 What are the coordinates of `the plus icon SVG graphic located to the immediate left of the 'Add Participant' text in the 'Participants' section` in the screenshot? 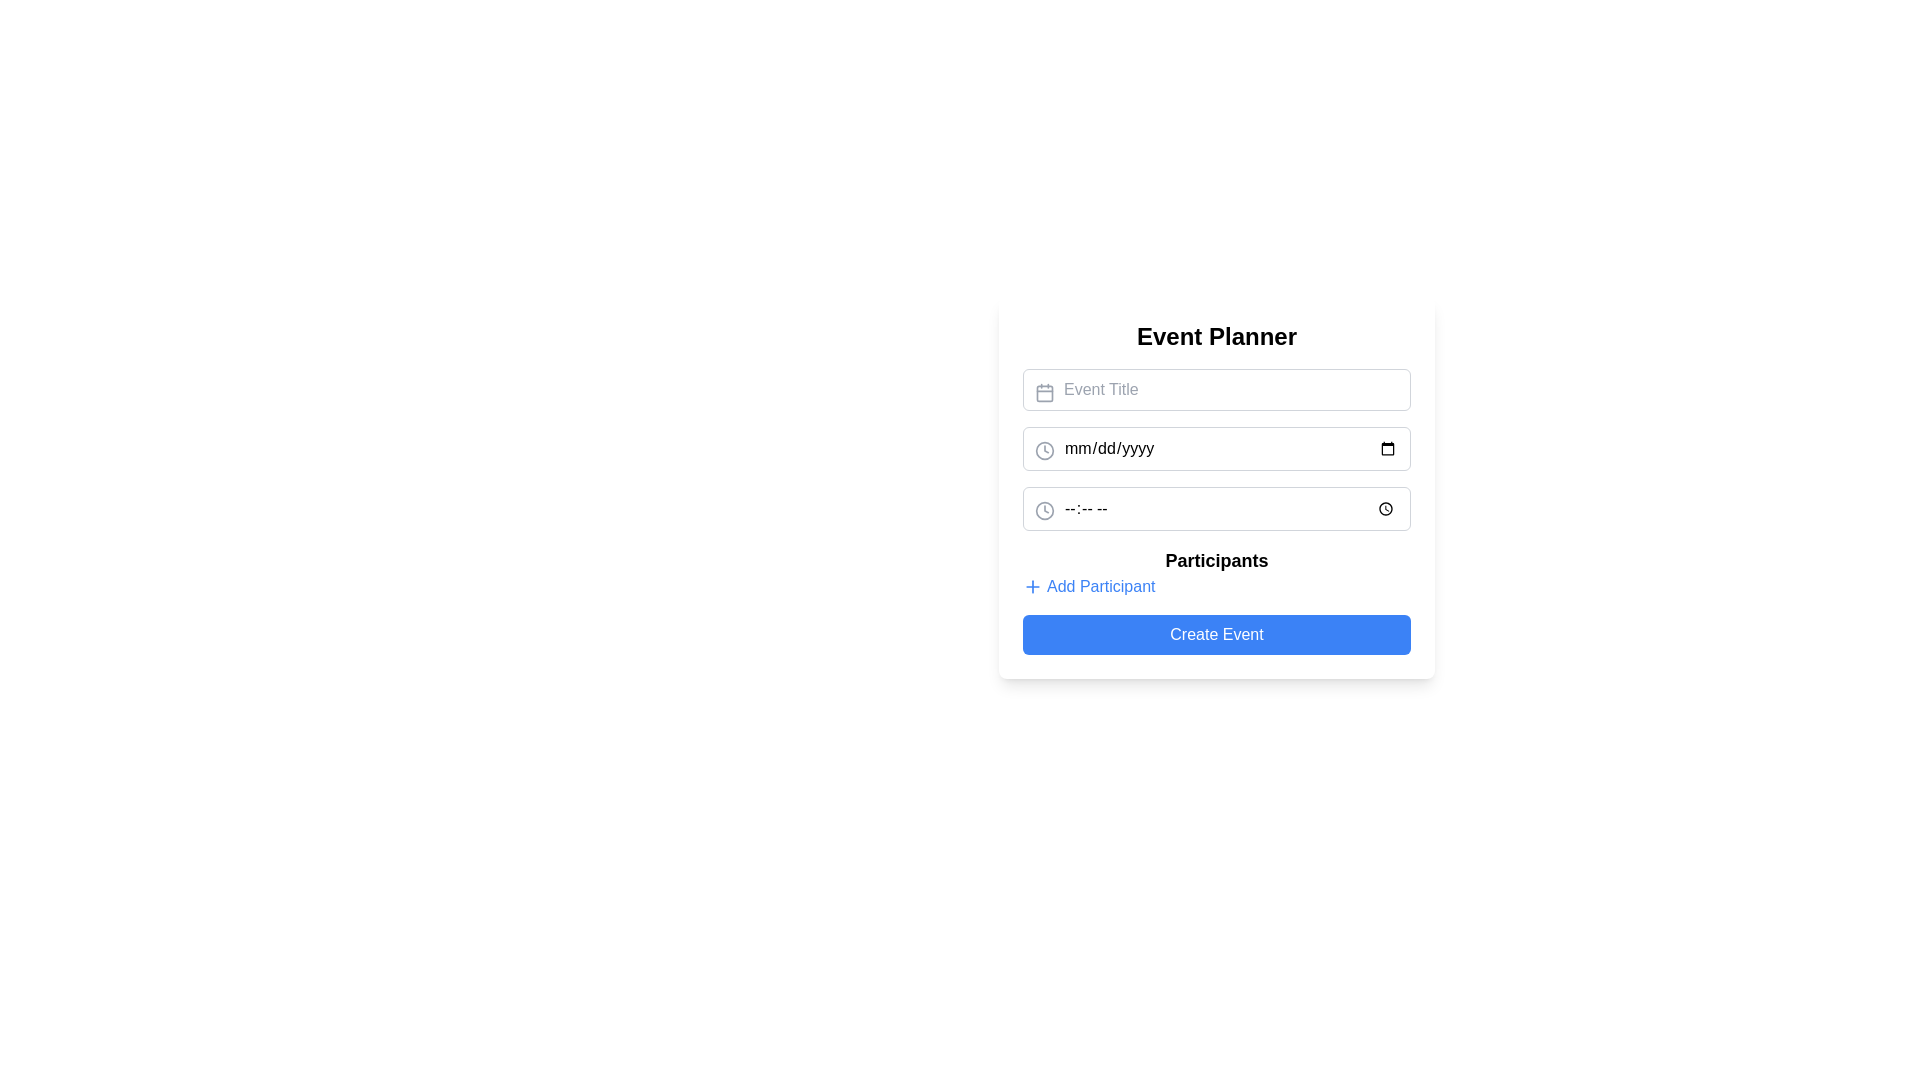 It's located at (1032, 585).